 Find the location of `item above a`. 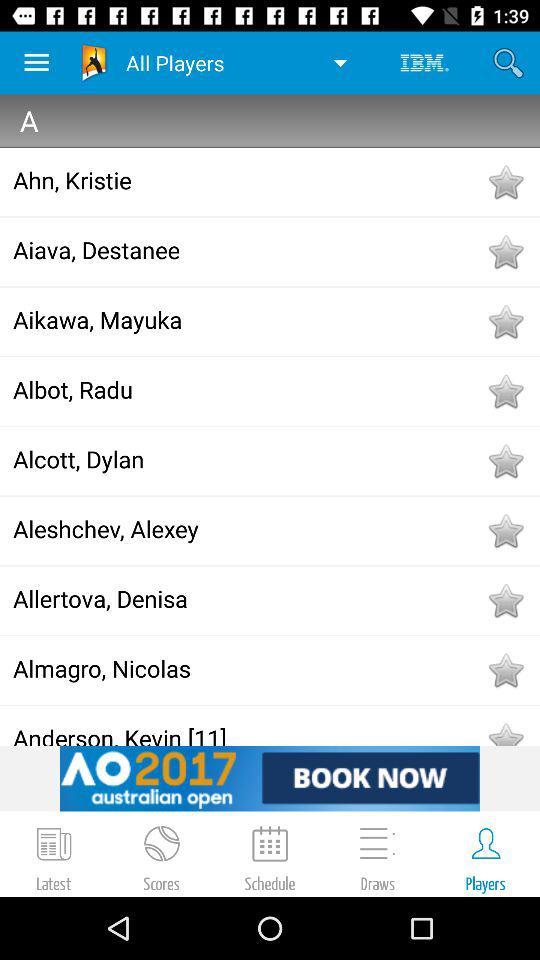

item above a is located at coordinates (508, 62).